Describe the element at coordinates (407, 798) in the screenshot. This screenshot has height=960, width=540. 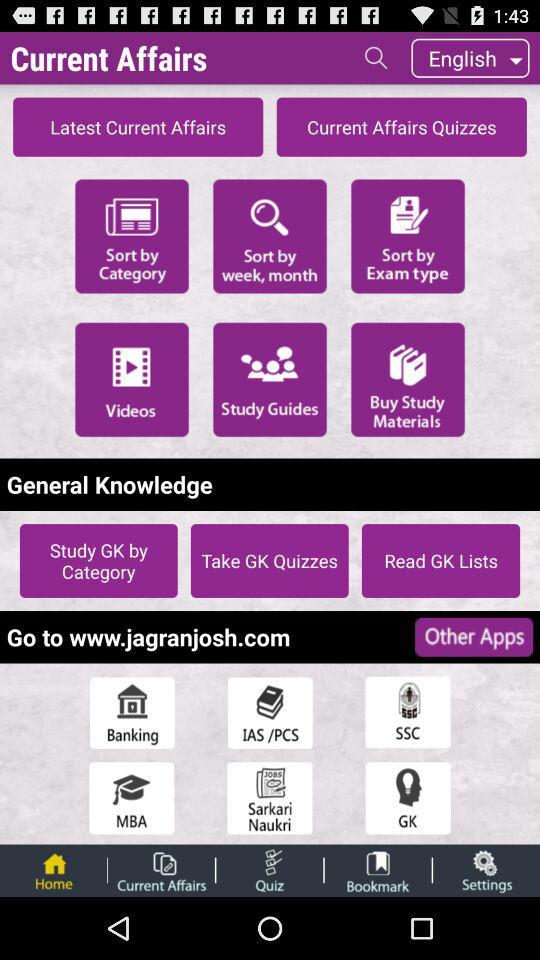
I see `open quiz` at that location.